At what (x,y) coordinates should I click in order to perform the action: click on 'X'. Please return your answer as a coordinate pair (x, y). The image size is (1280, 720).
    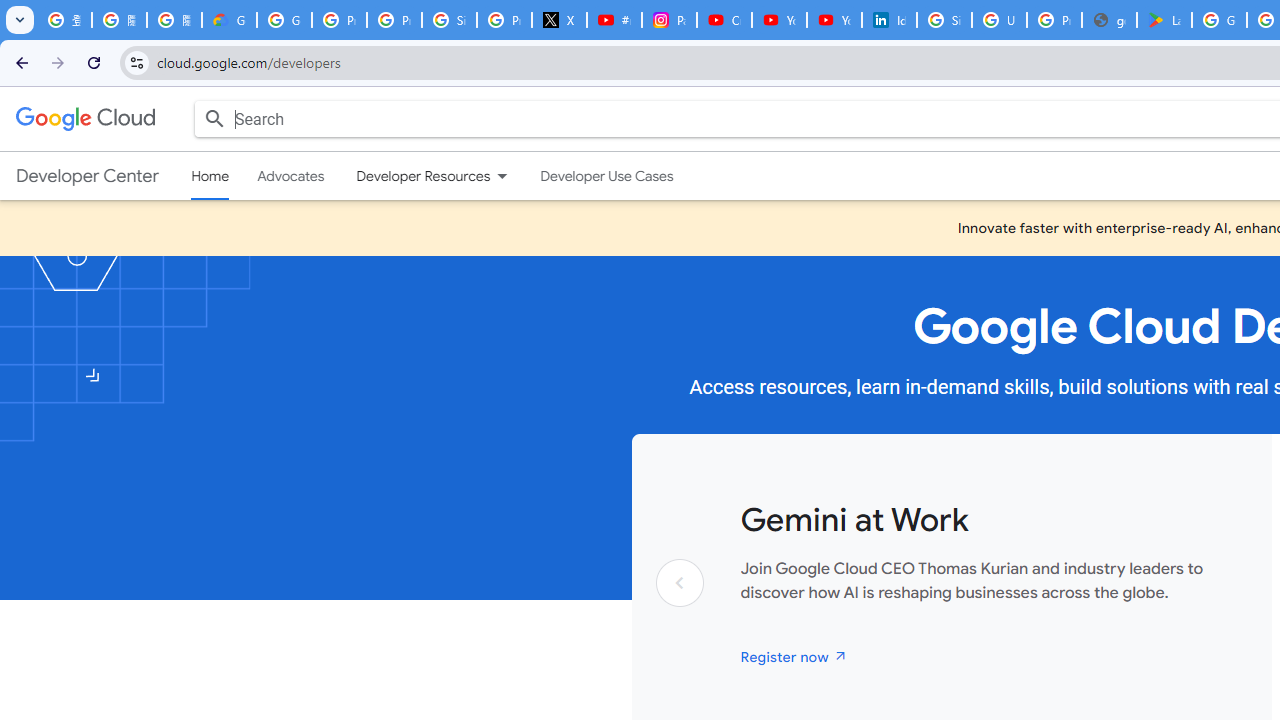
    Looking at the image, I should click on (560, 20).